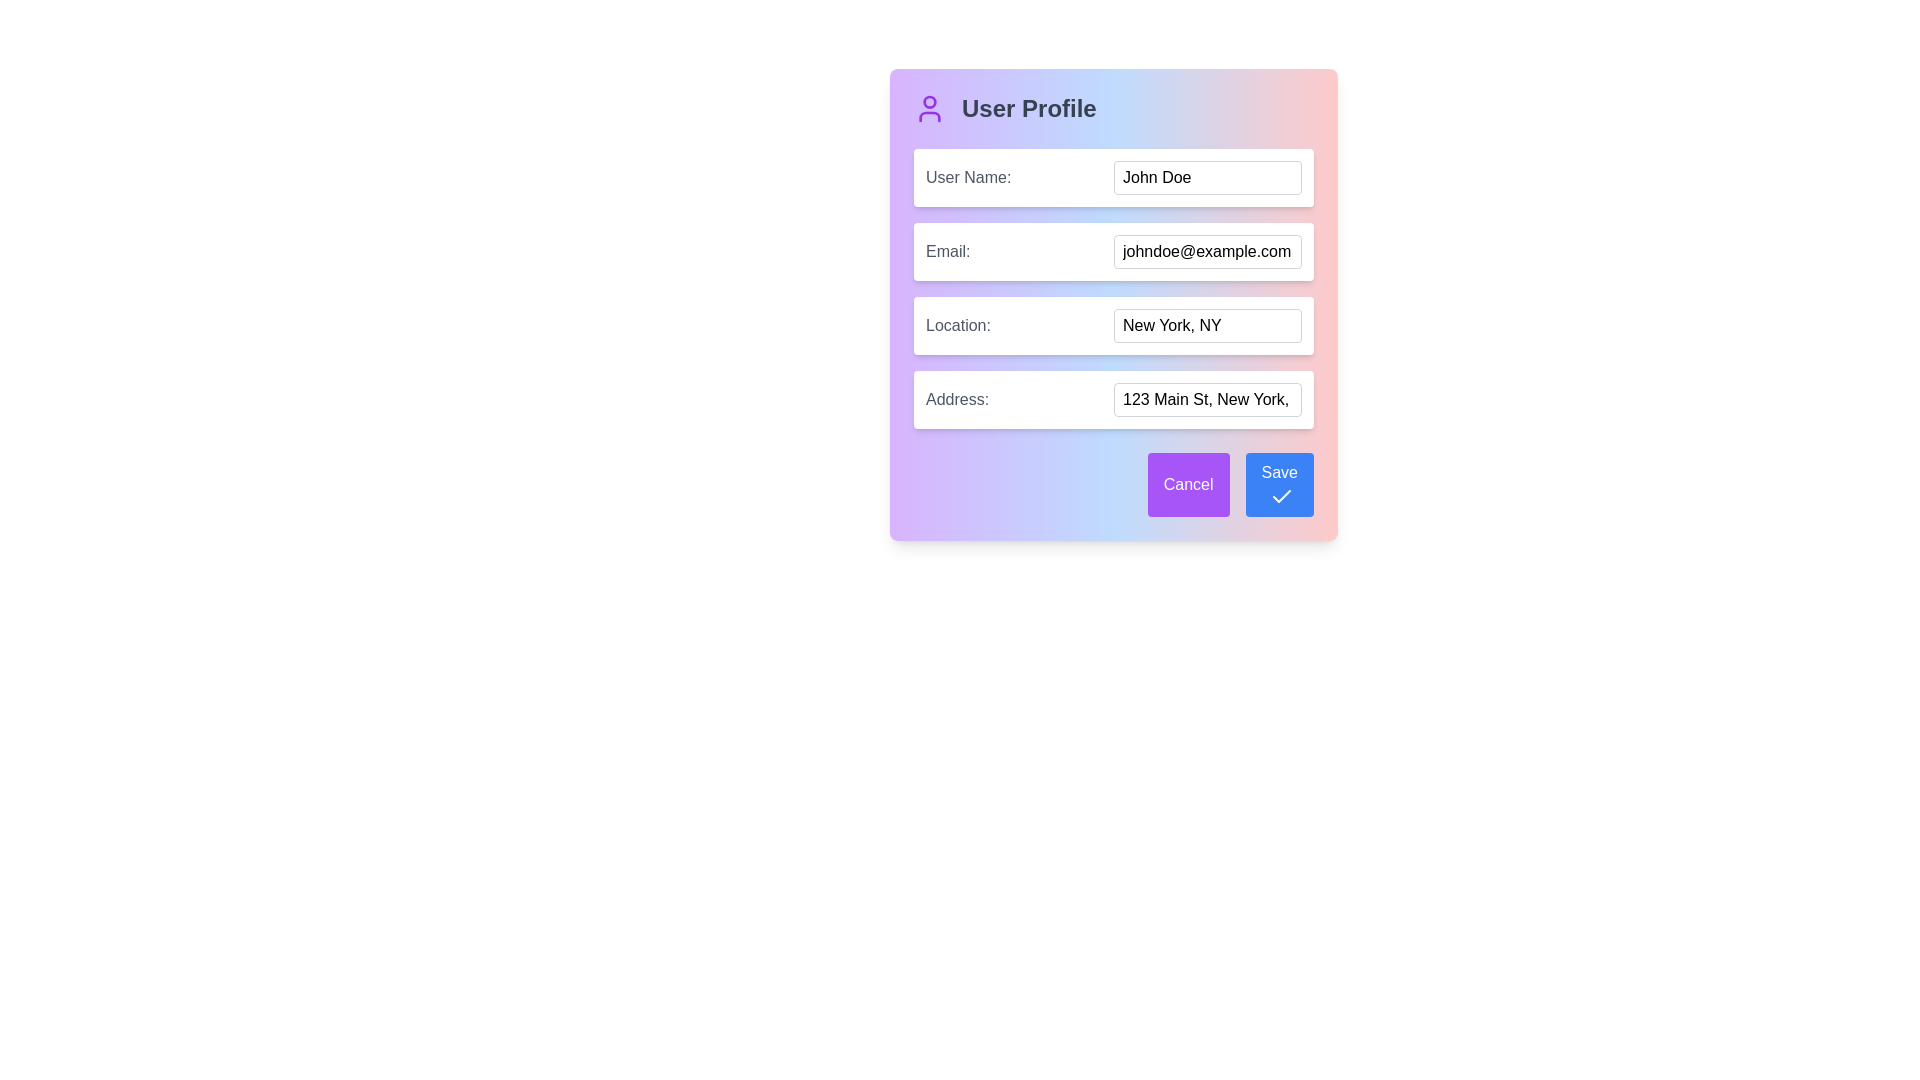 The image size is (1920, 1080). What do you see at coordinates (1188, 485) in the screenshot?
I see `the 'Cancel' button` at bounding box center [1188, 485].